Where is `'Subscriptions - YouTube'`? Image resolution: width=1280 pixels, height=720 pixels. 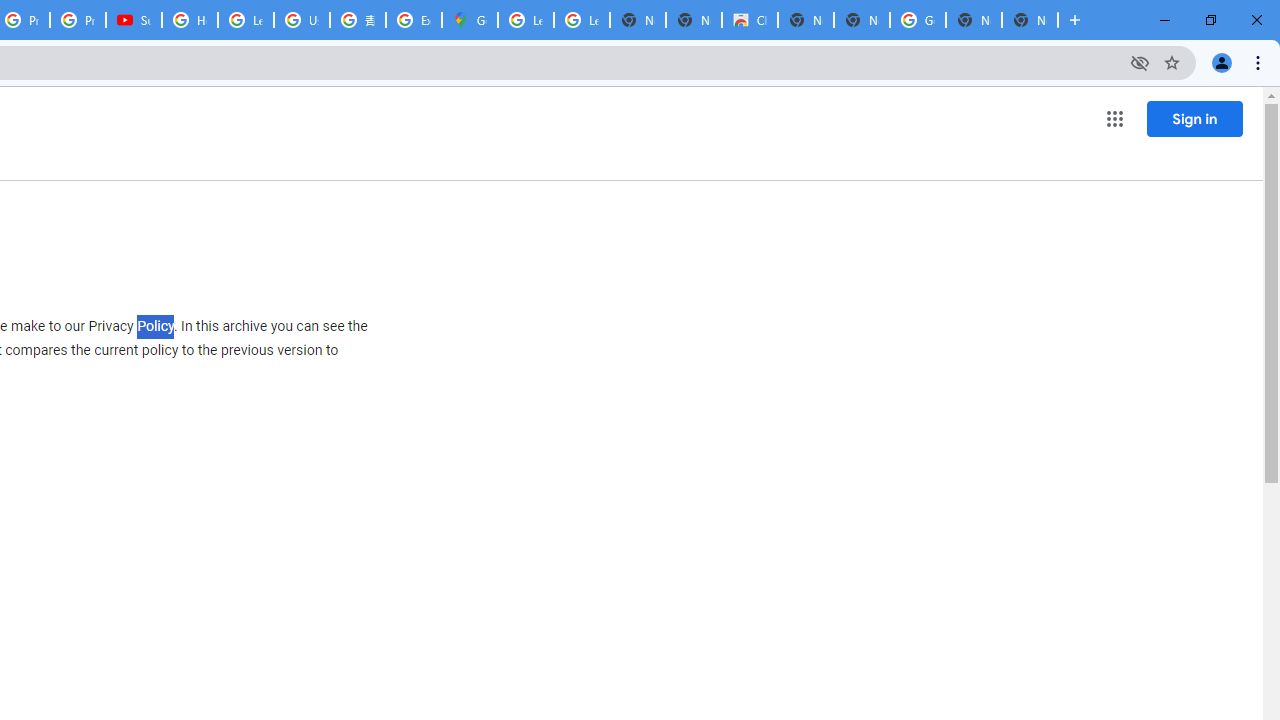 'Subscriptions - YouTube' is located at coordinates (133, 20).